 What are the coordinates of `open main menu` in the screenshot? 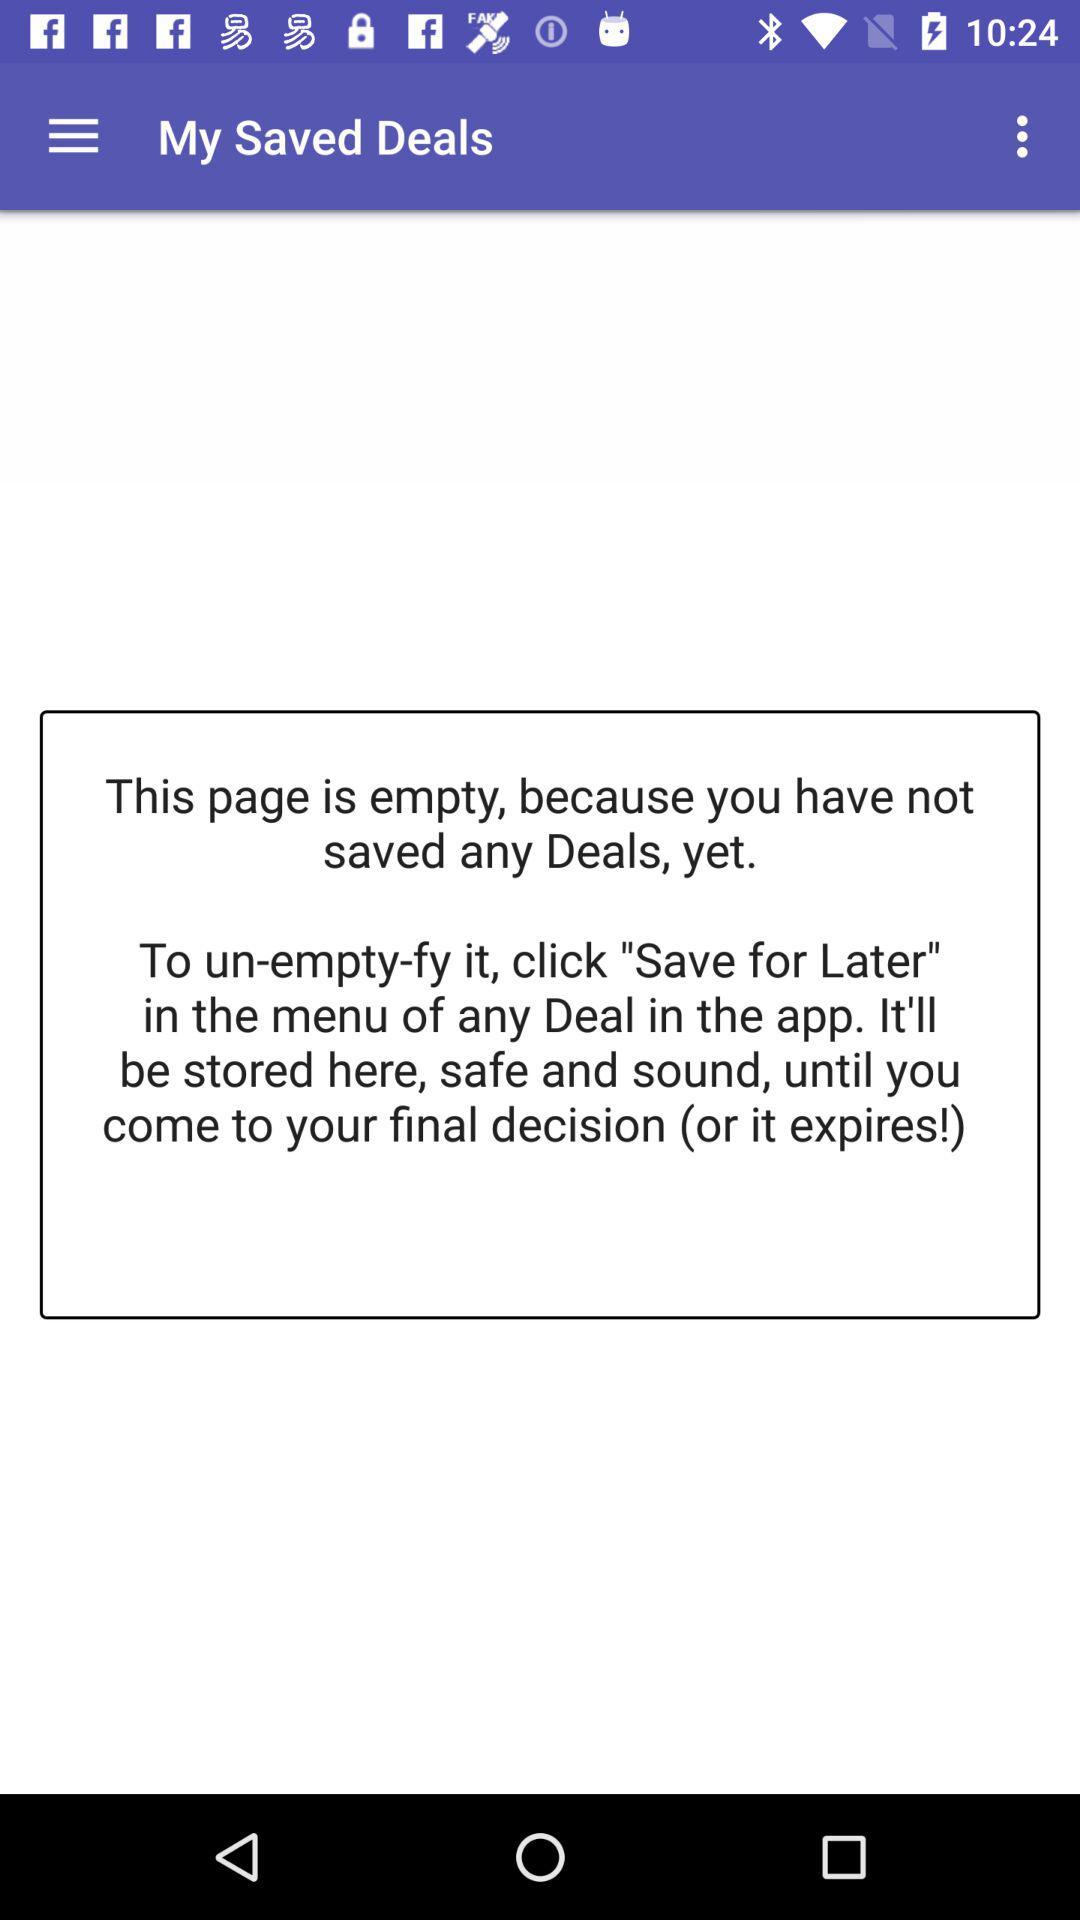 It's located at (72, 135).